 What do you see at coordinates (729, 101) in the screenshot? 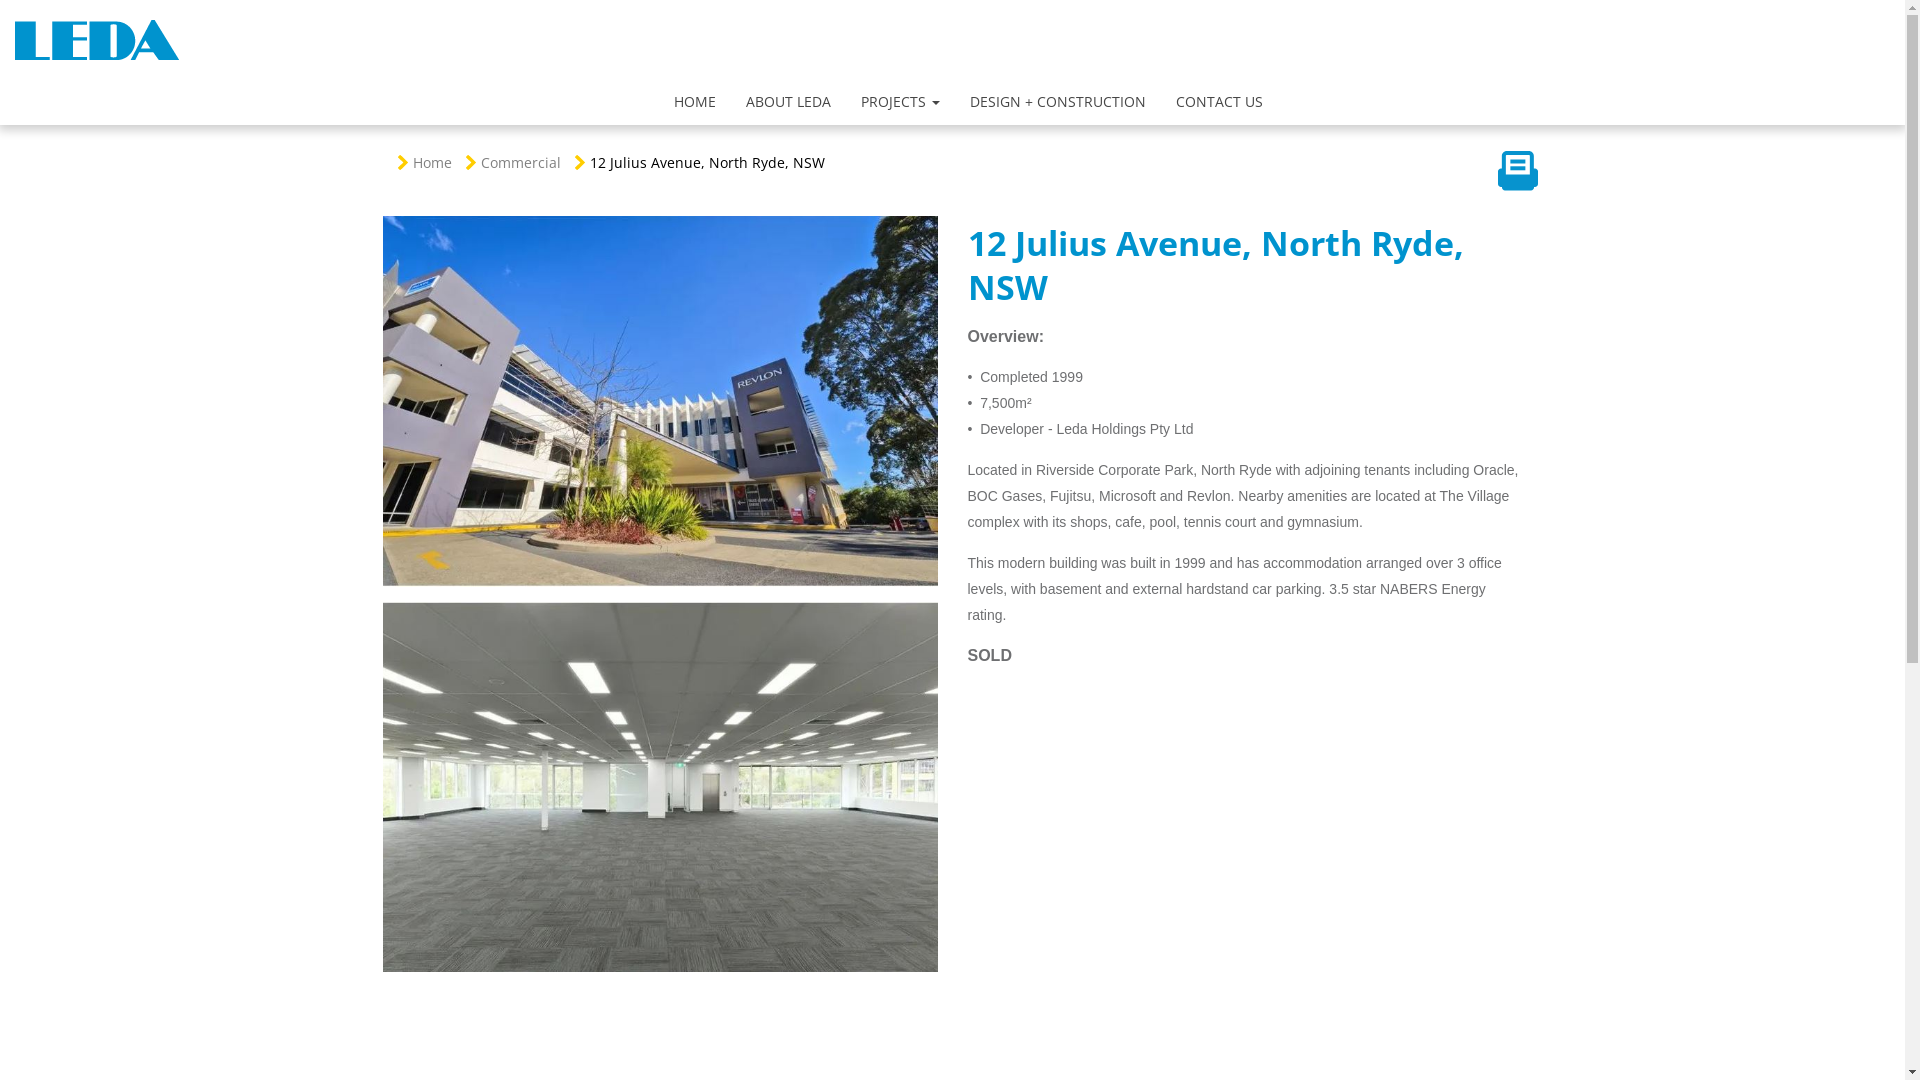
I see `'ABOUT LEDA'` at bounding box center [729, 101].